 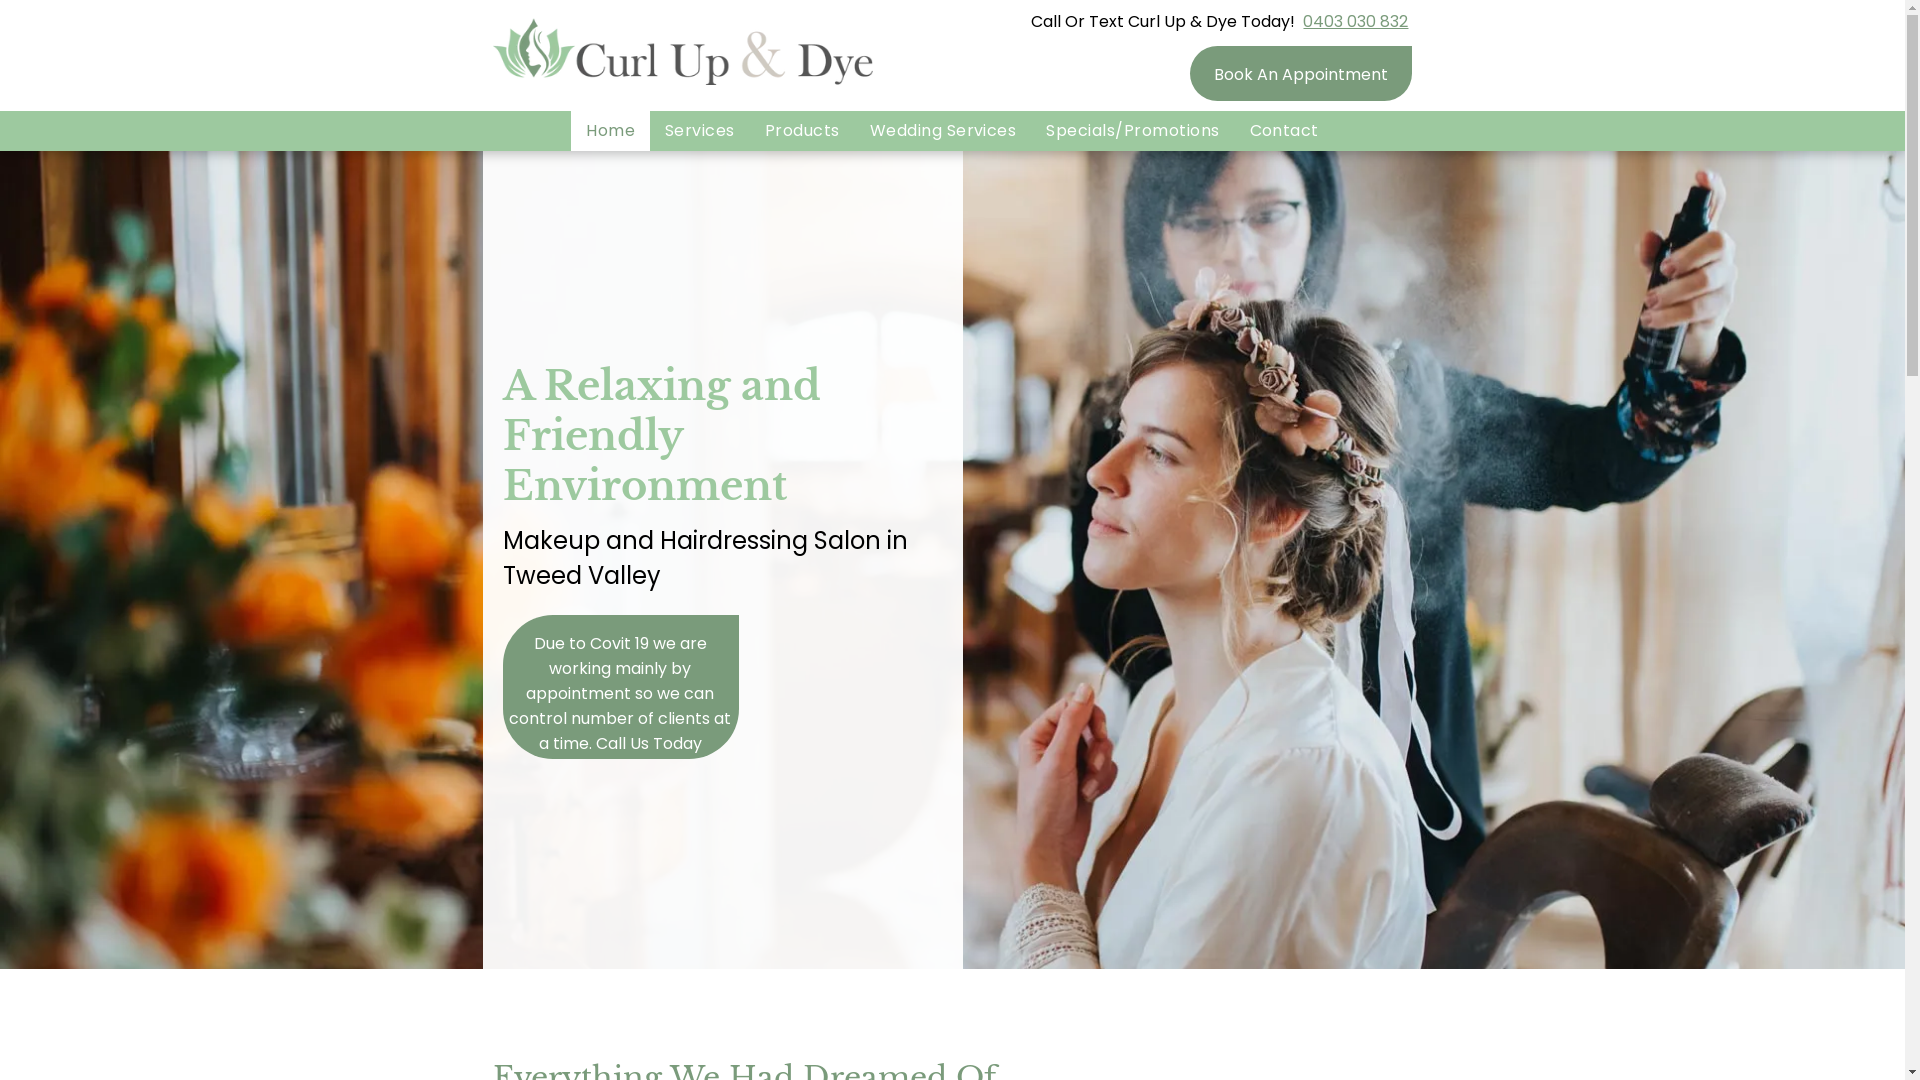 What do you see at coordinates (700, 131) in the screenshot?
I see `'Services'` at bounding box center [700, 131].